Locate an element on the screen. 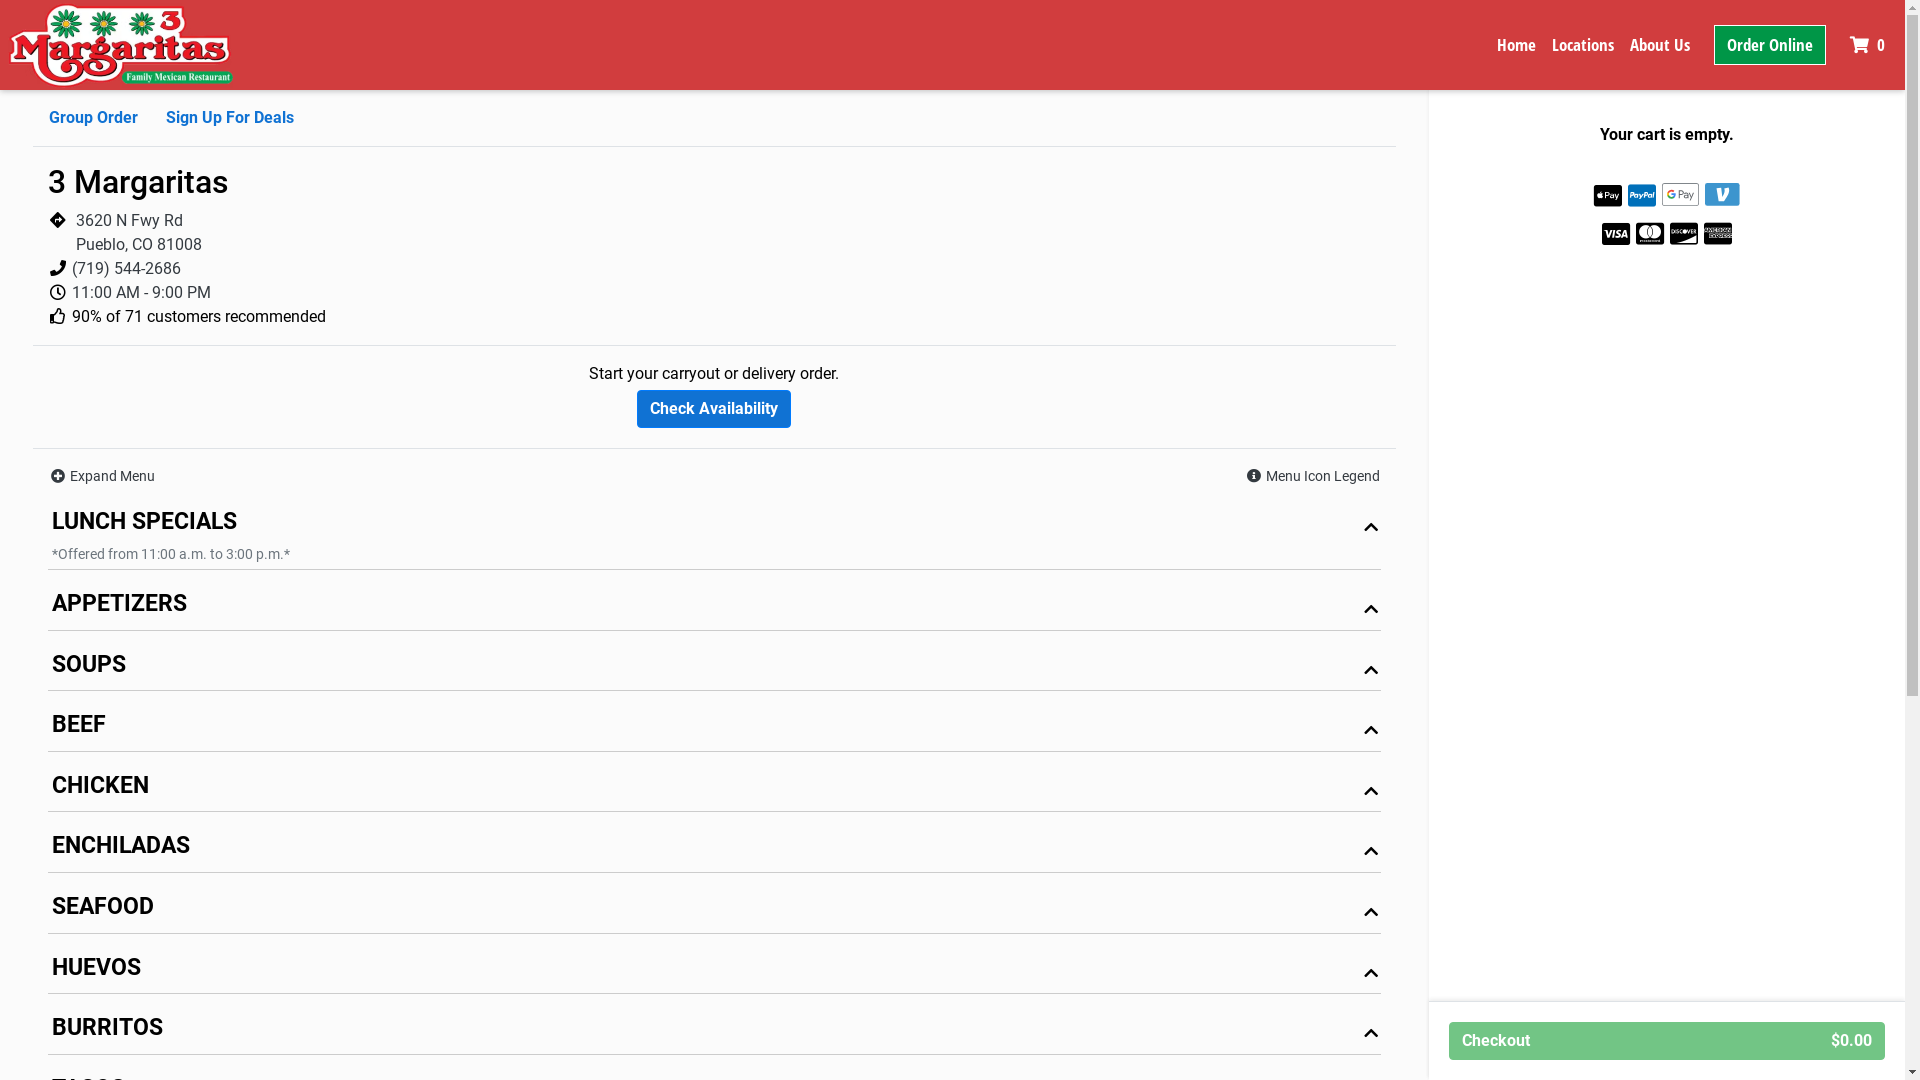 This screenshot has height=1080, width=1920. '(719) 544-2686' is located at coordinates (125, 267).